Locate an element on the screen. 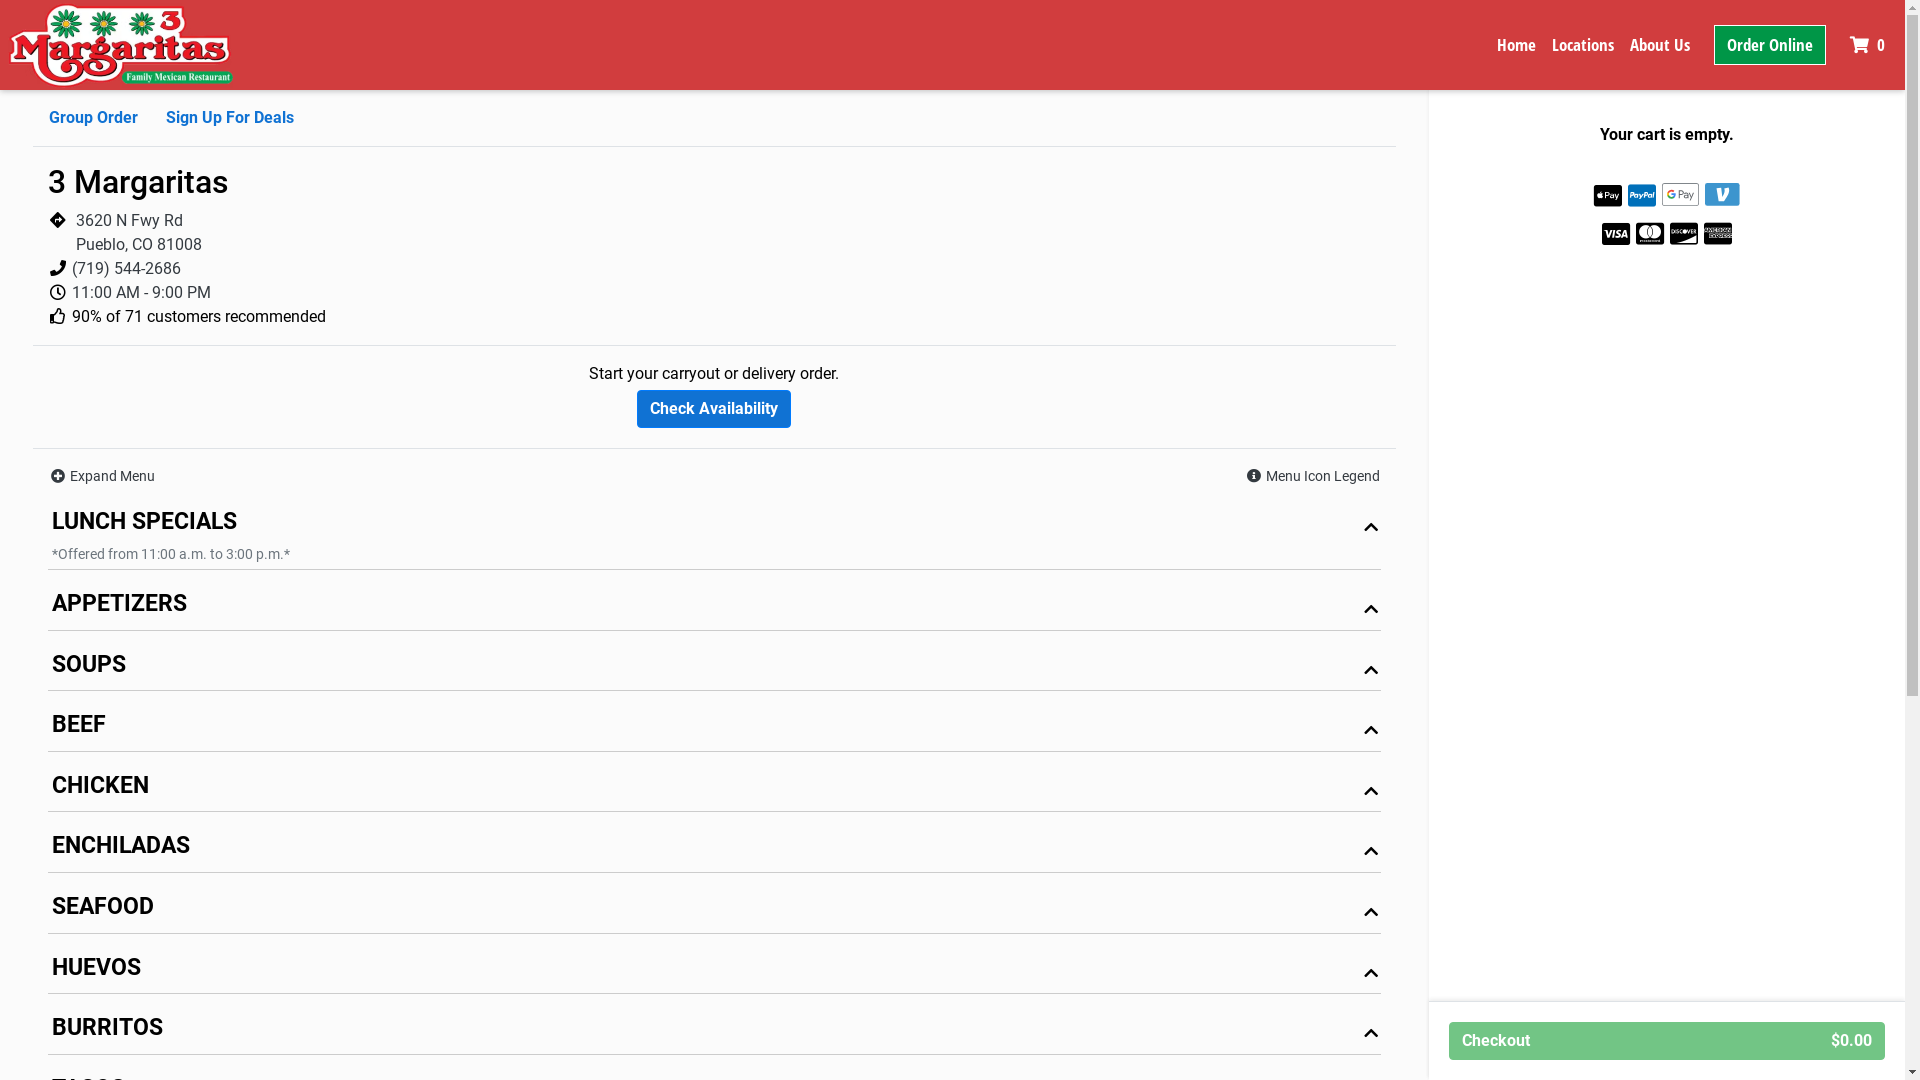 This screenshot has height=1080, width=1920. '(719) 544-2686' is located at coordinates (125, 267).